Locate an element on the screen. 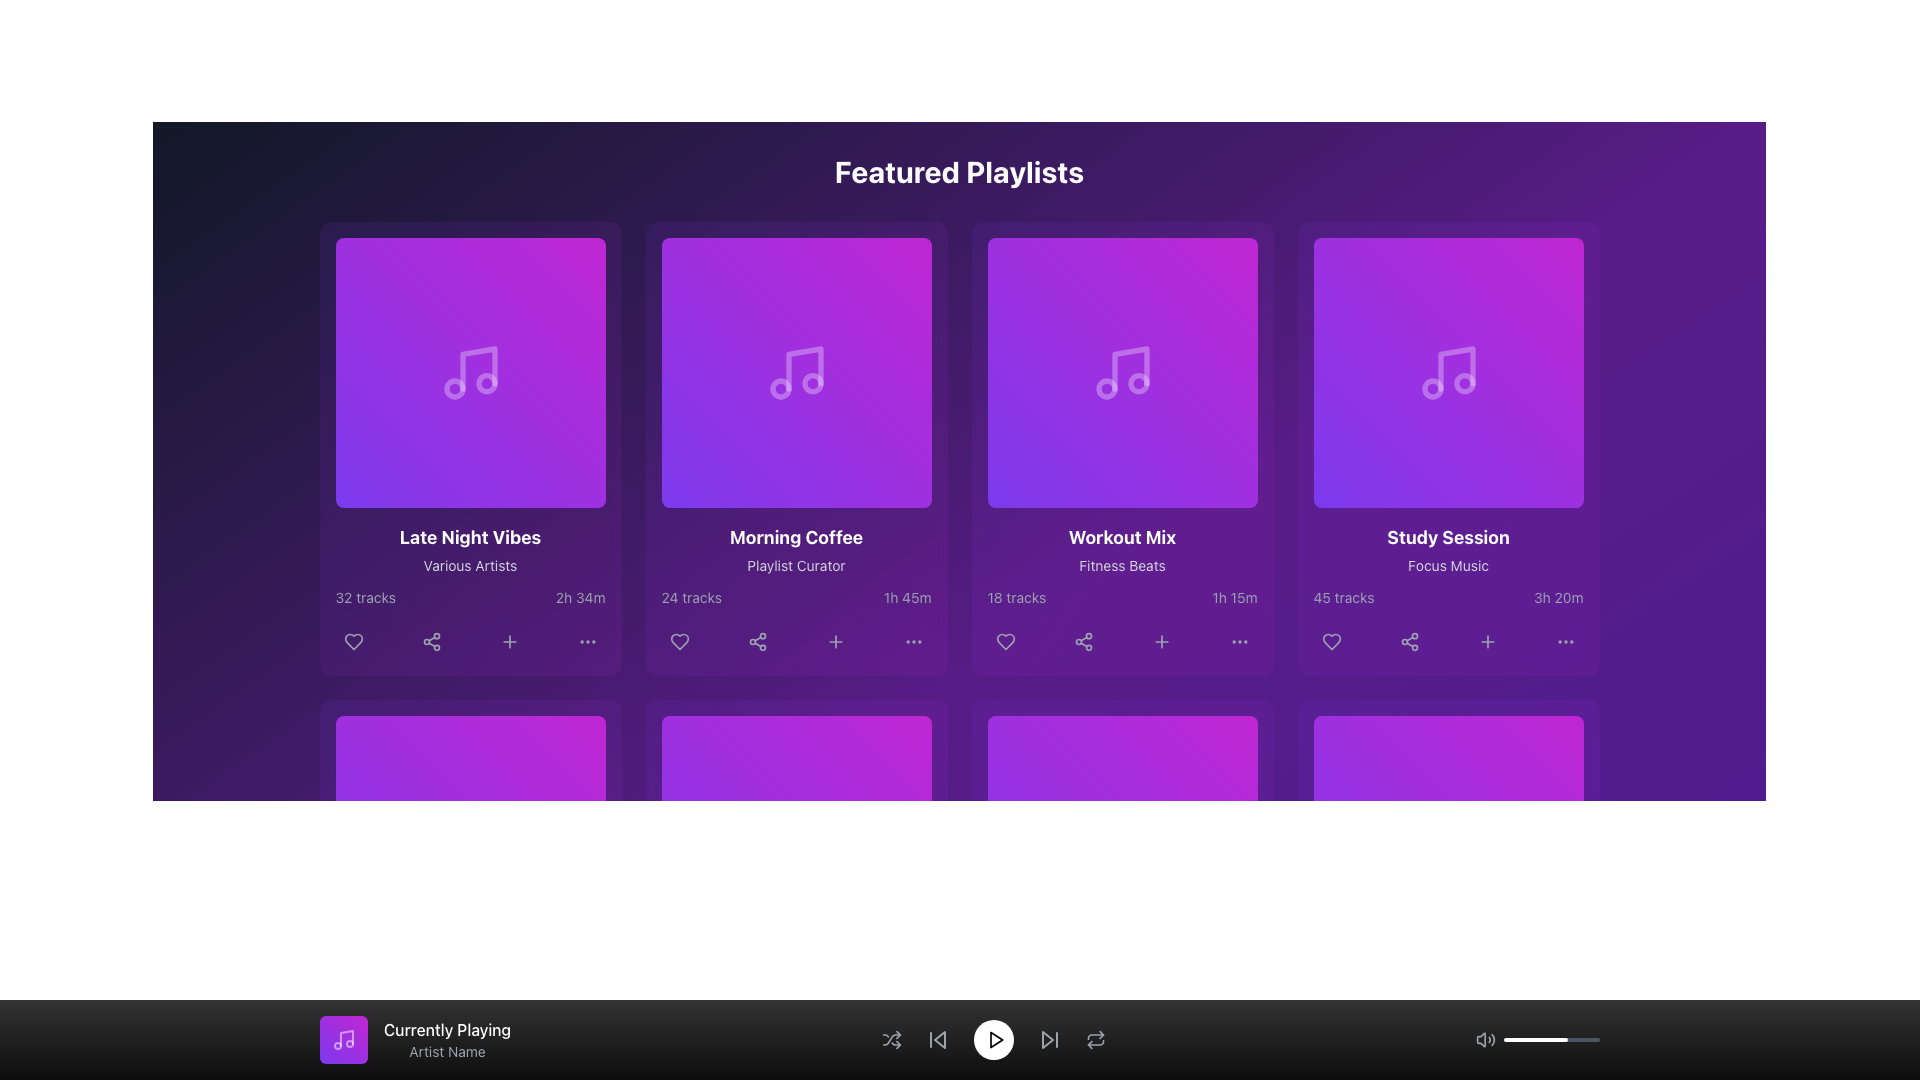 This screenshot has height=1080, width=1920. the volume level is located at coordinates (1506, 1039).